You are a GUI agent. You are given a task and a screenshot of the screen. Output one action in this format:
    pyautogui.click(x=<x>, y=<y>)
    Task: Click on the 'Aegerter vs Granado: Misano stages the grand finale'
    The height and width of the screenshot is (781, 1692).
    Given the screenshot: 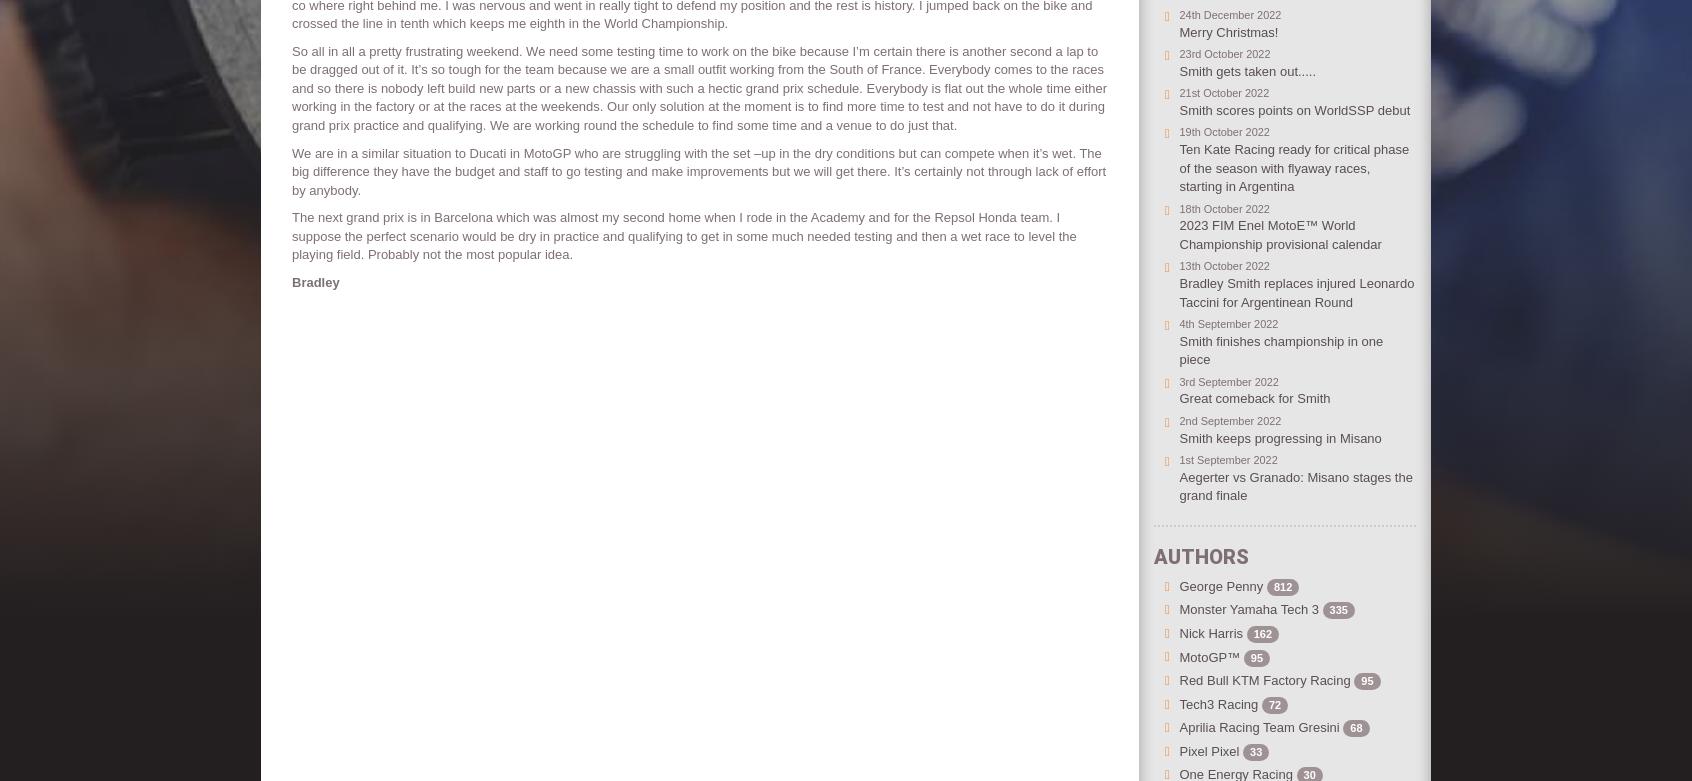 What is the action you would take?
    pyautogui.click(x=1177, y=485)
    